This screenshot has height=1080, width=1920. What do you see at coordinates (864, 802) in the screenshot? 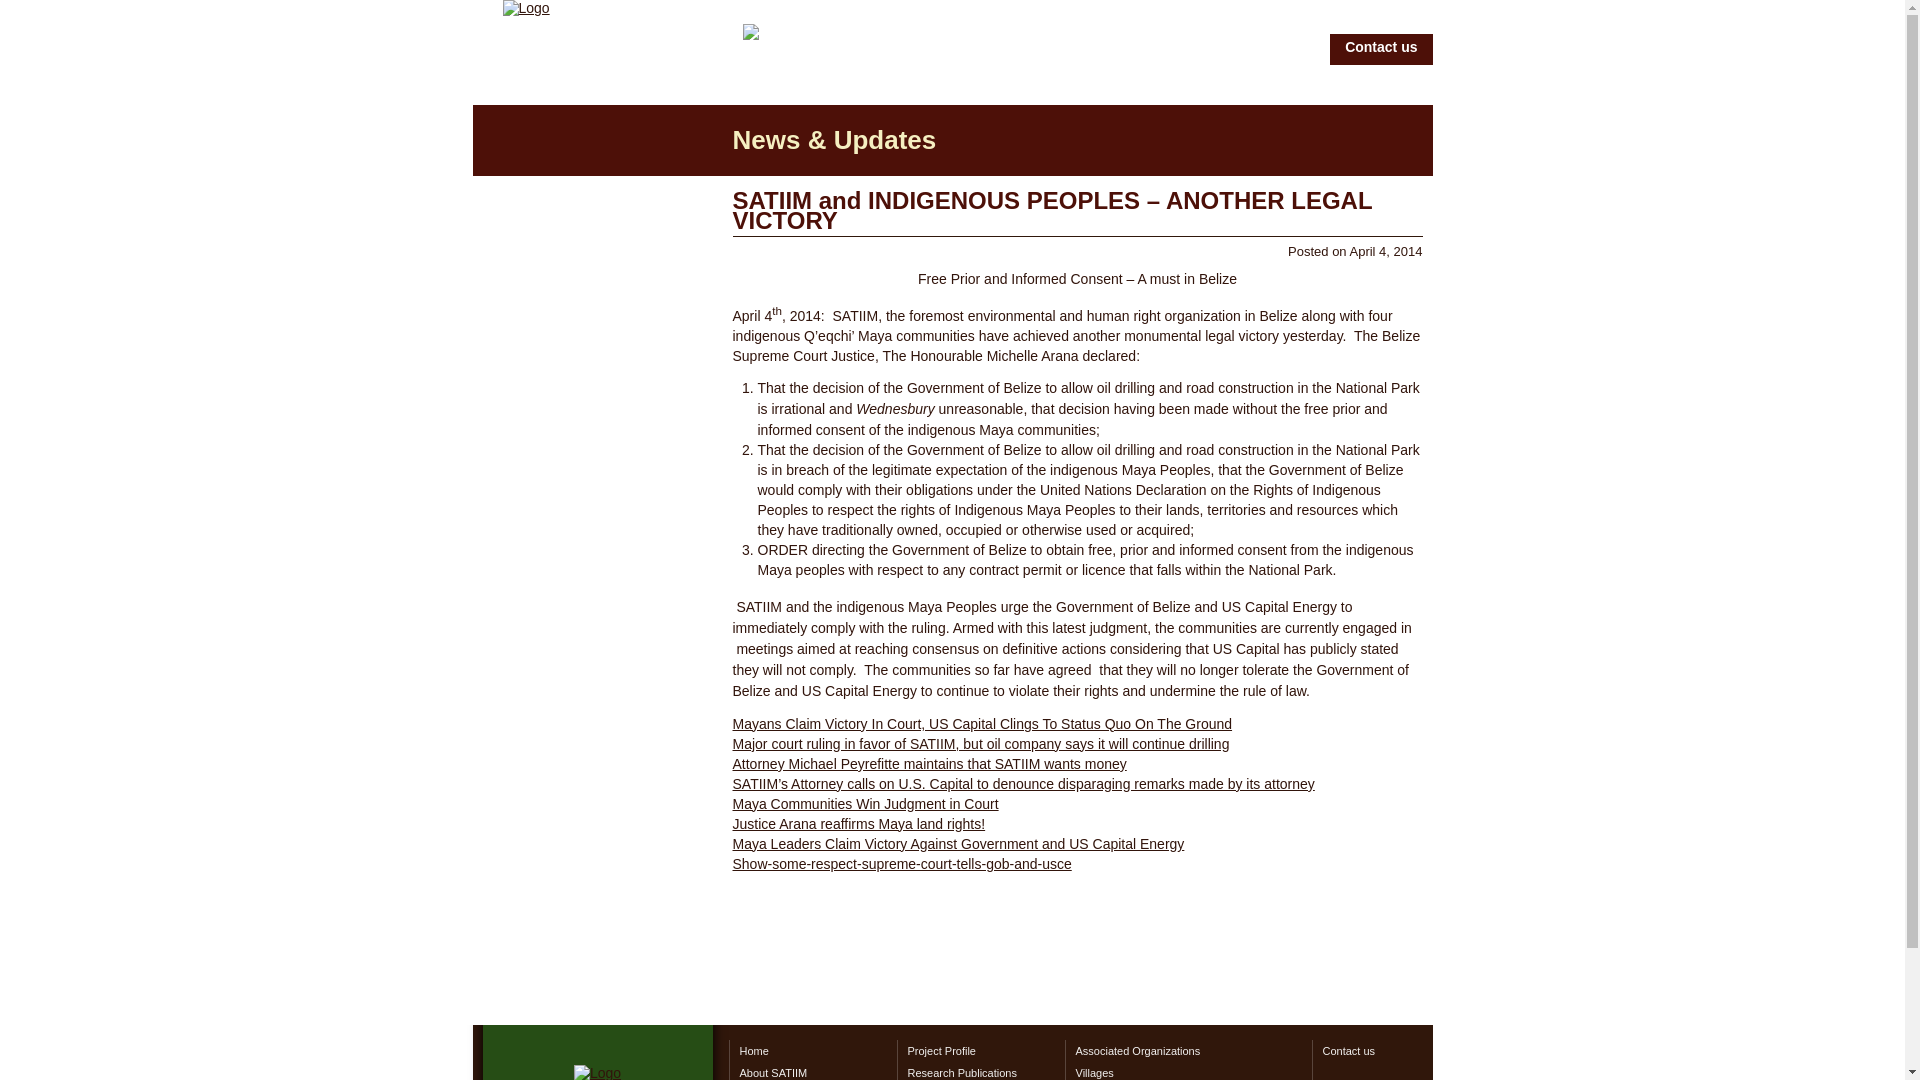
I see `'Maya Communities Win Judgment in Court'` at bounding box center [864, 802].